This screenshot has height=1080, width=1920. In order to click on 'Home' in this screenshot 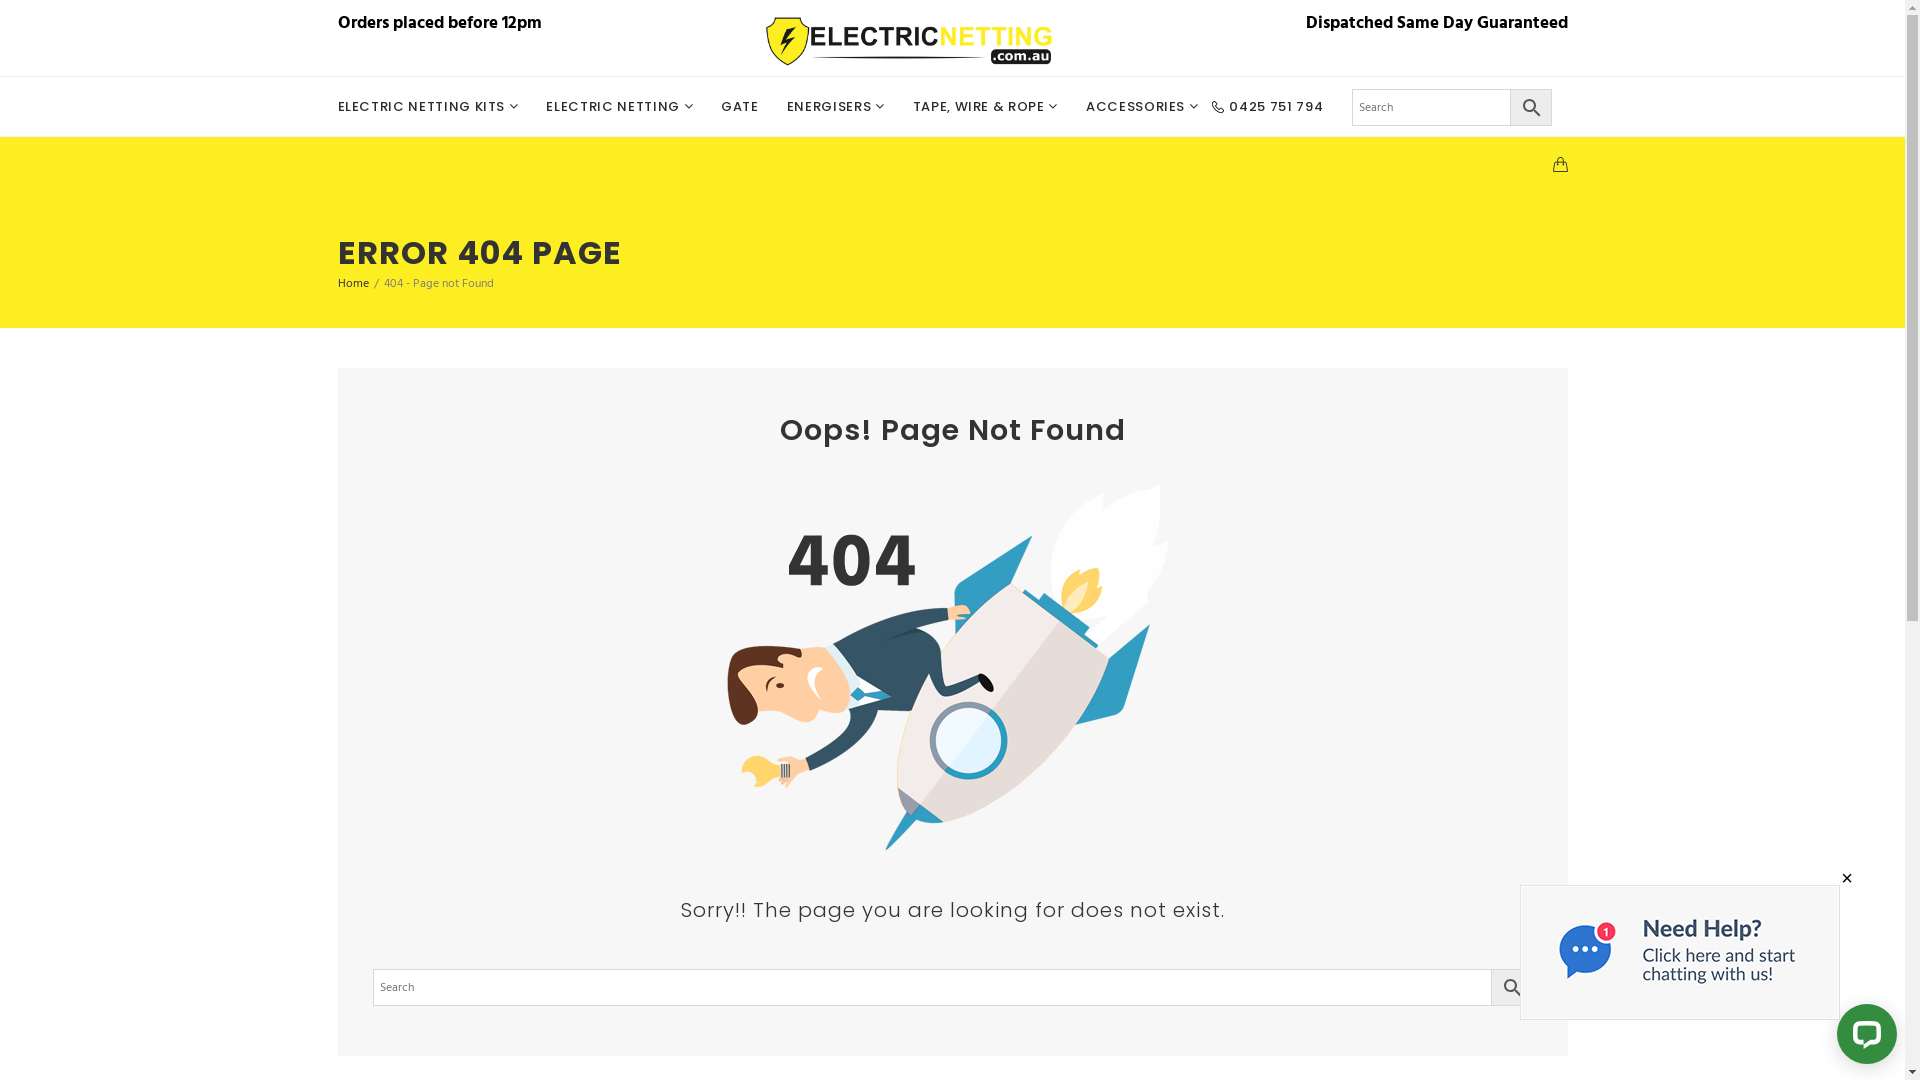, I will do `click(353, 284)`.